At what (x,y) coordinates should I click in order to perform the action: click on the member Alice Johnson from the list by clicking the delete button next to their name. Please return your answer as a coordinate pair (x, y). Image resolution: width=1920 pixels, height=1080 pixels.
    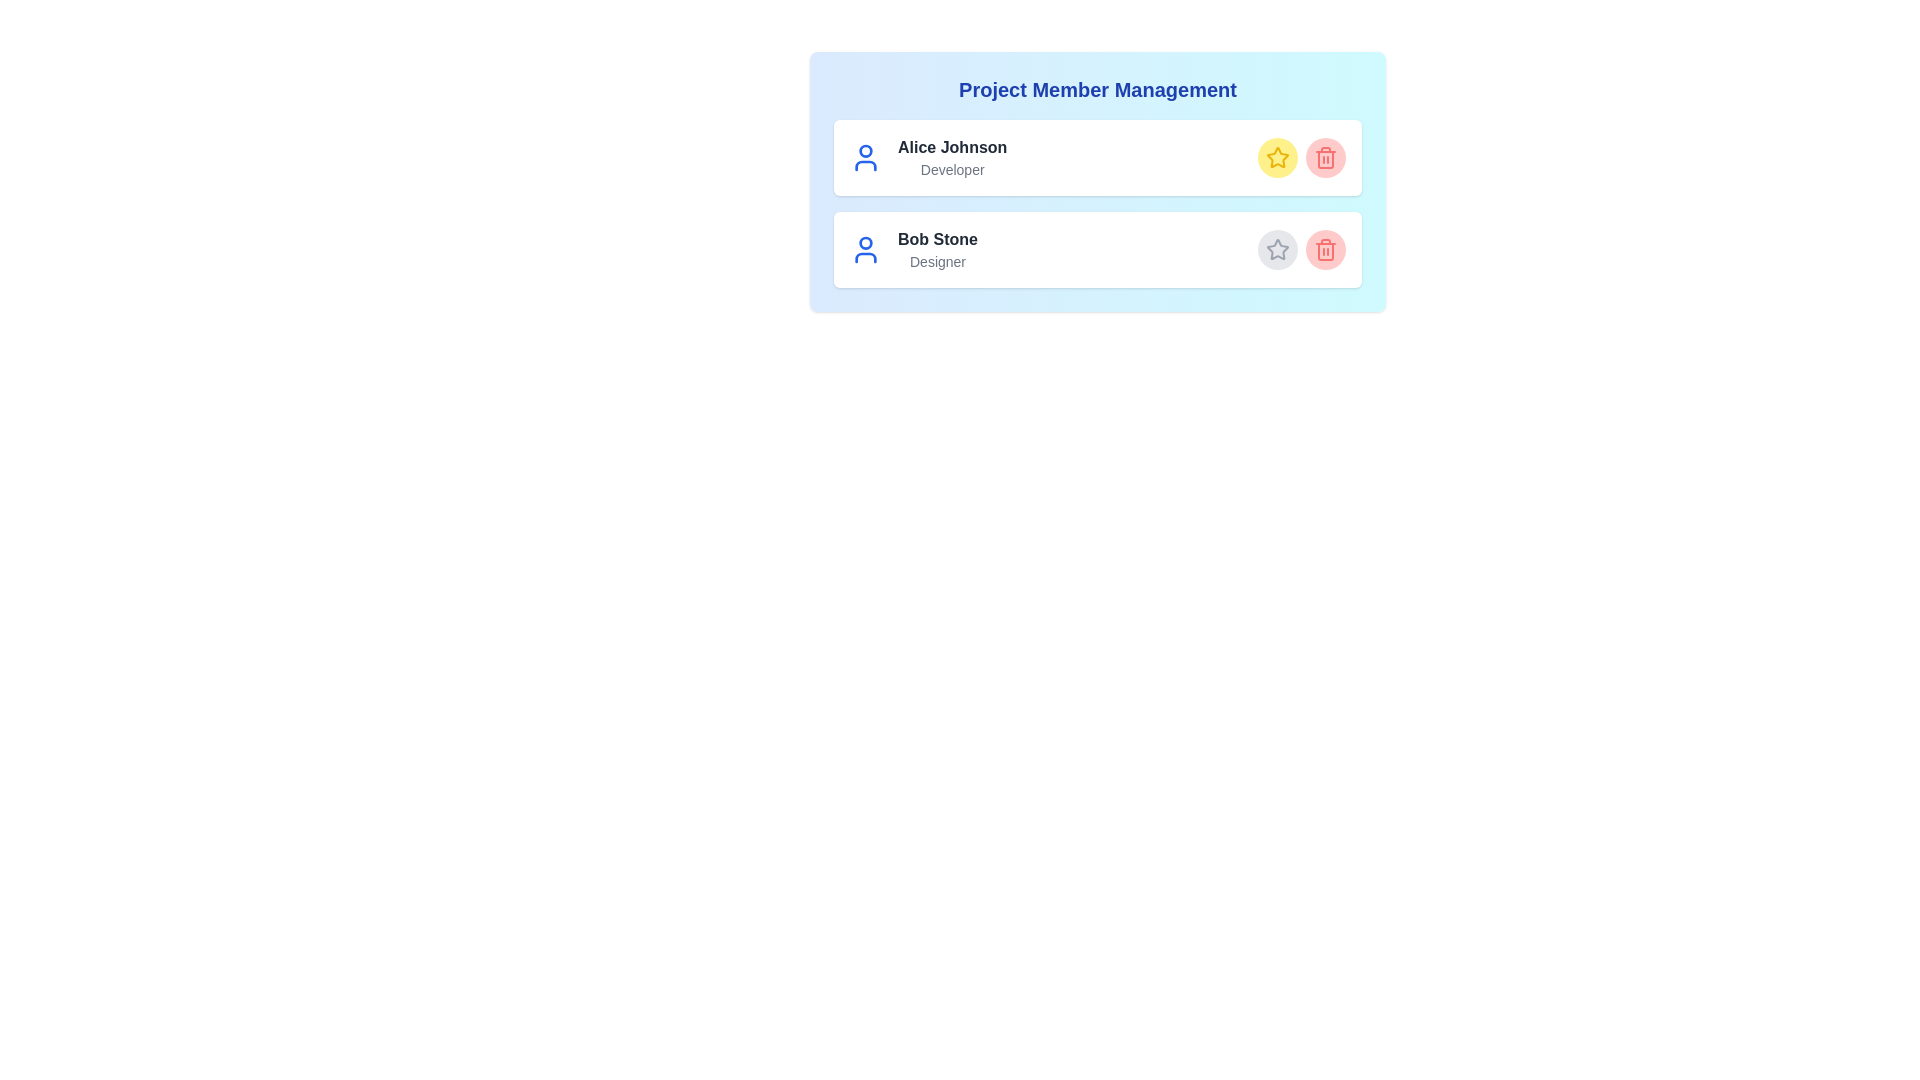
    Looking at the image, I should click on (1325, 157).